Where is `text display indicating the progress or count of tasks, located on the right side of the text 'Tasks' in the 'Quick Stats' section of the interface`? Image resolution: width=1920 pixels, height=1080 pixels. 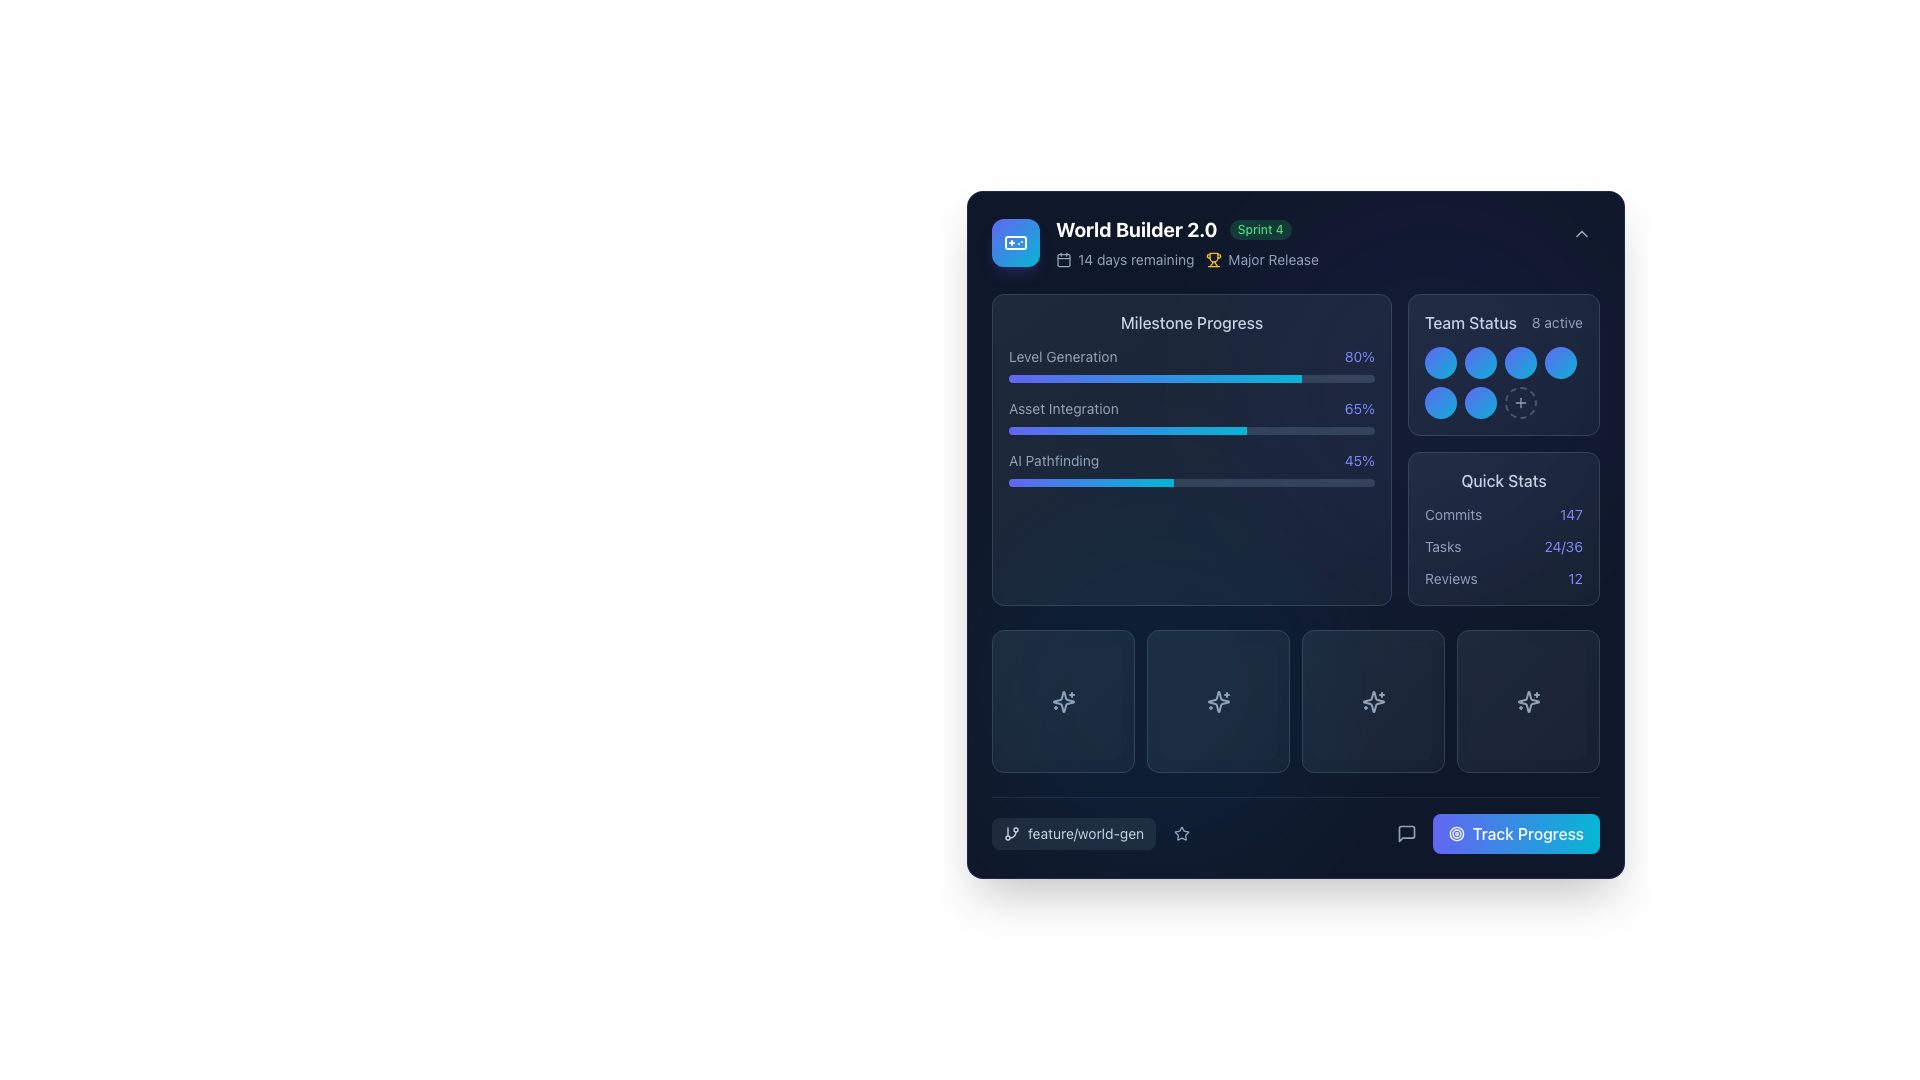 text display indicating the progress or count of tasks, located on the right side of the text 'Tasks' in the 'Quick Stats' section of the interface is located at coordinates (1562, 547).